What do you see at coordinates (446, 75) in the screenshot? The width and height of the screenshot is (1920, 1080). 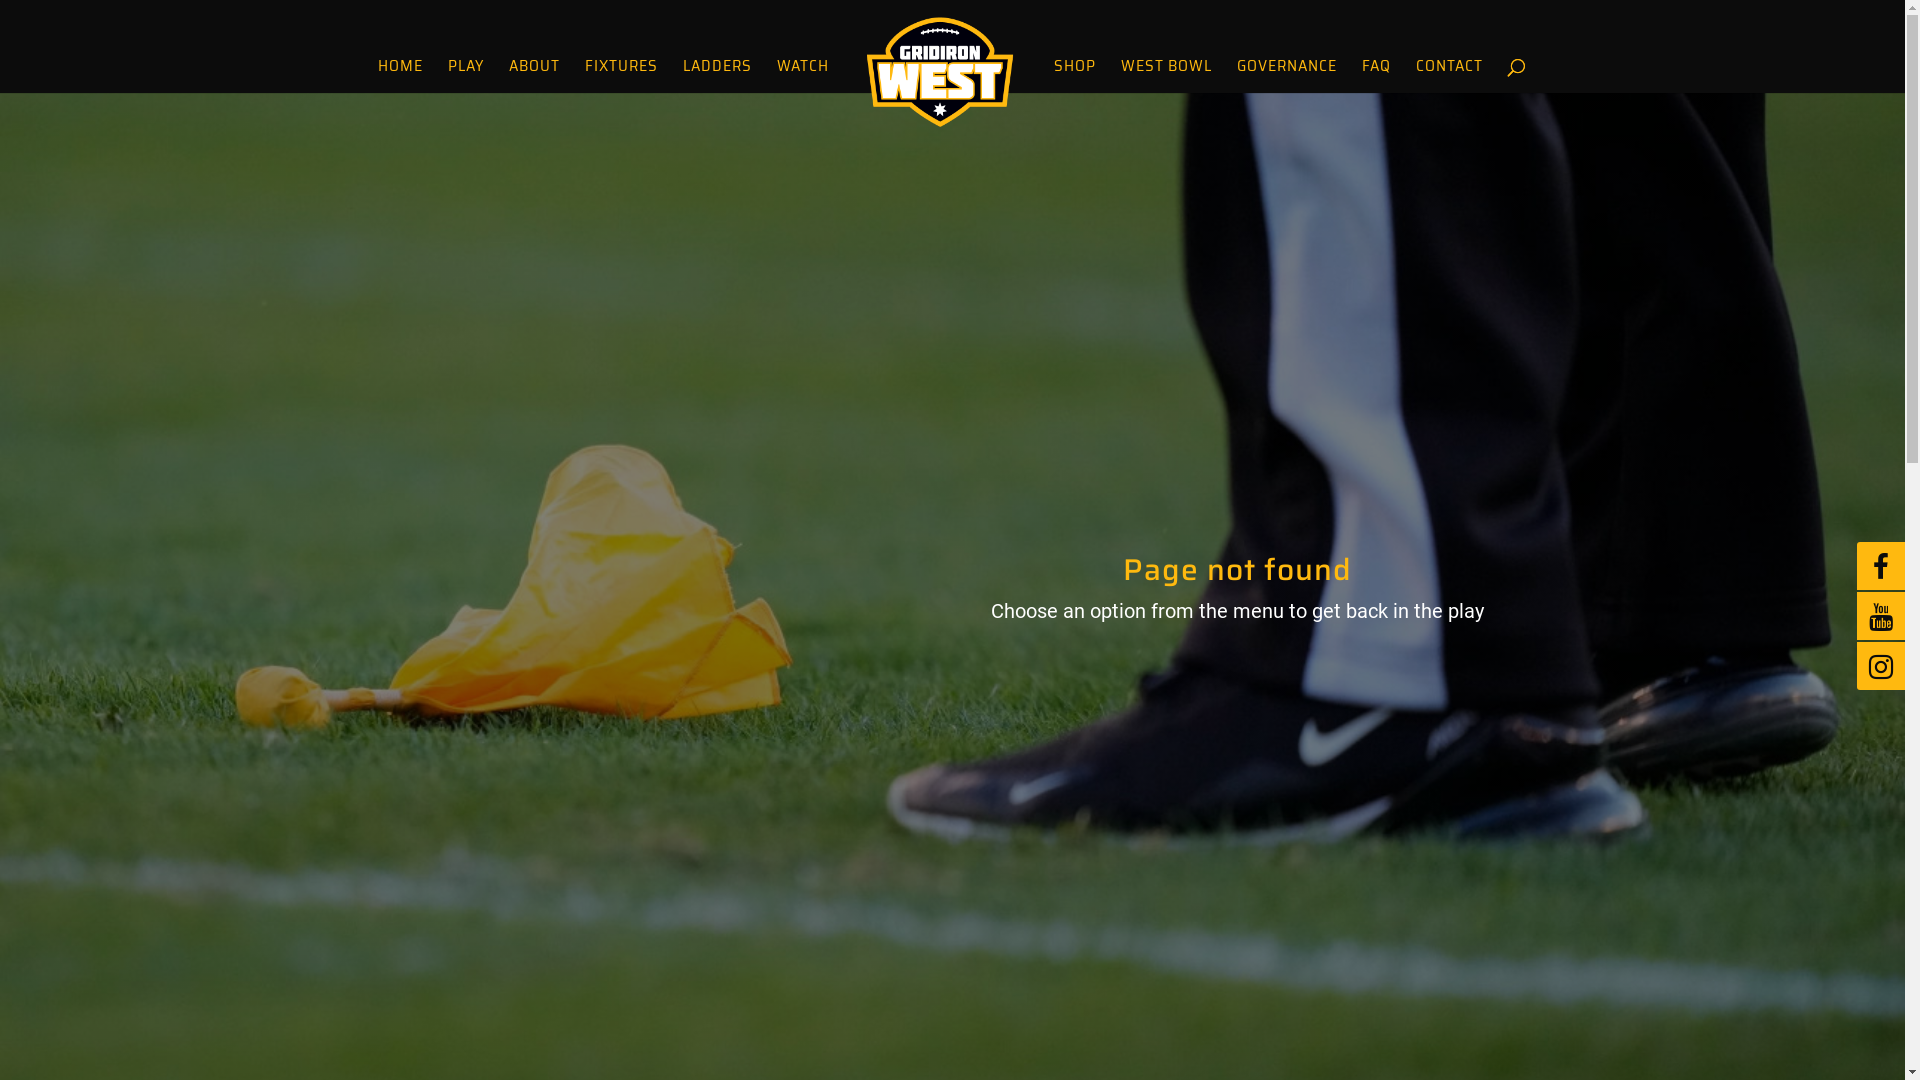 I see `'PLAY'` at bounding box center [446, 75].